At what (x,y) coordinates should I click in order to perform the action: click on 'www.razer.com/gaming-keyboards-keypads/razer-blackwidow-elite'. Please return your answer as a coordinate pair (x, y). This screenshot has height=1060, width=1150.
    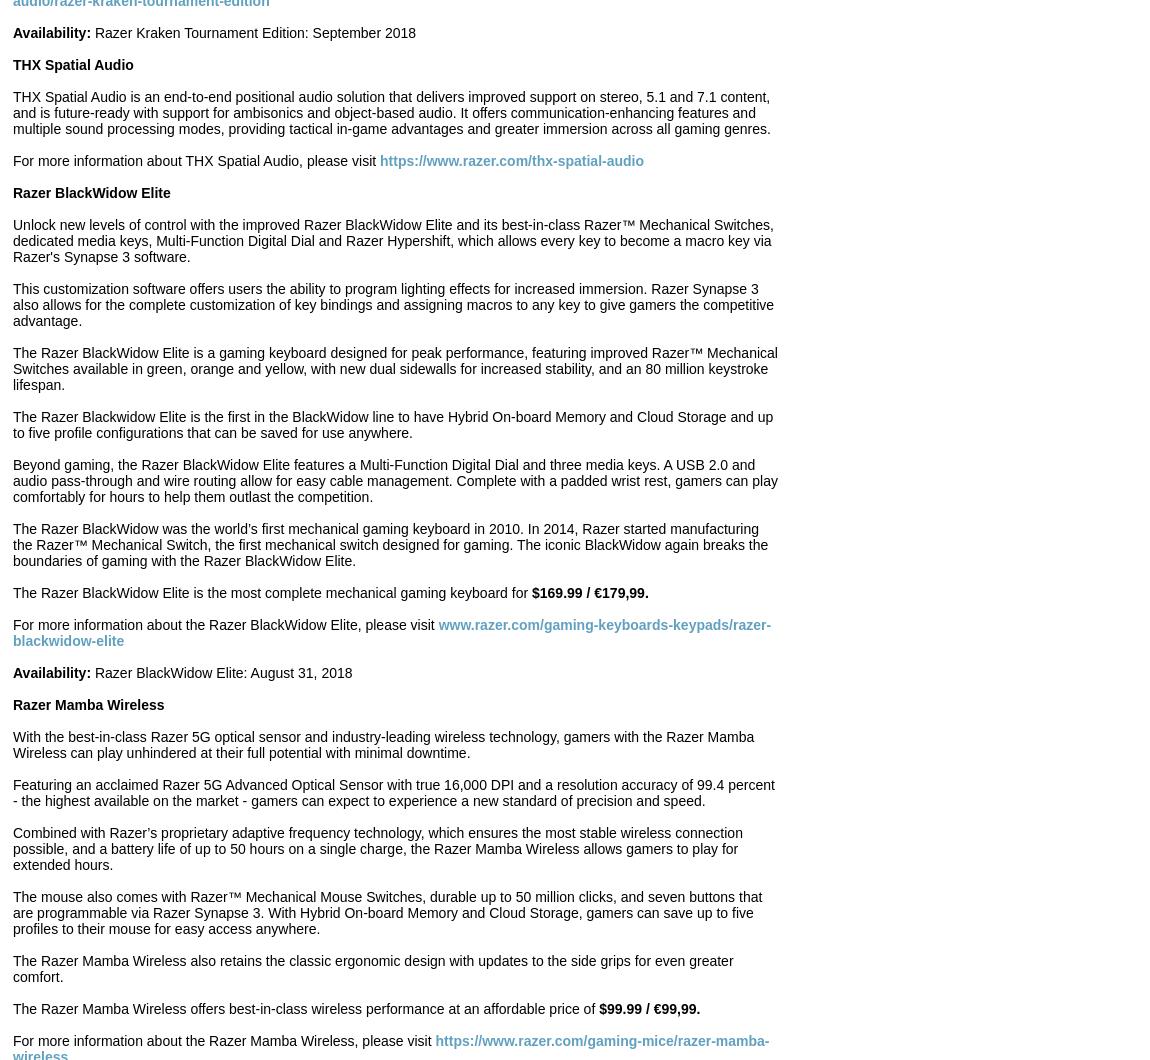
    Looking at the image, I should click on (392, 633).